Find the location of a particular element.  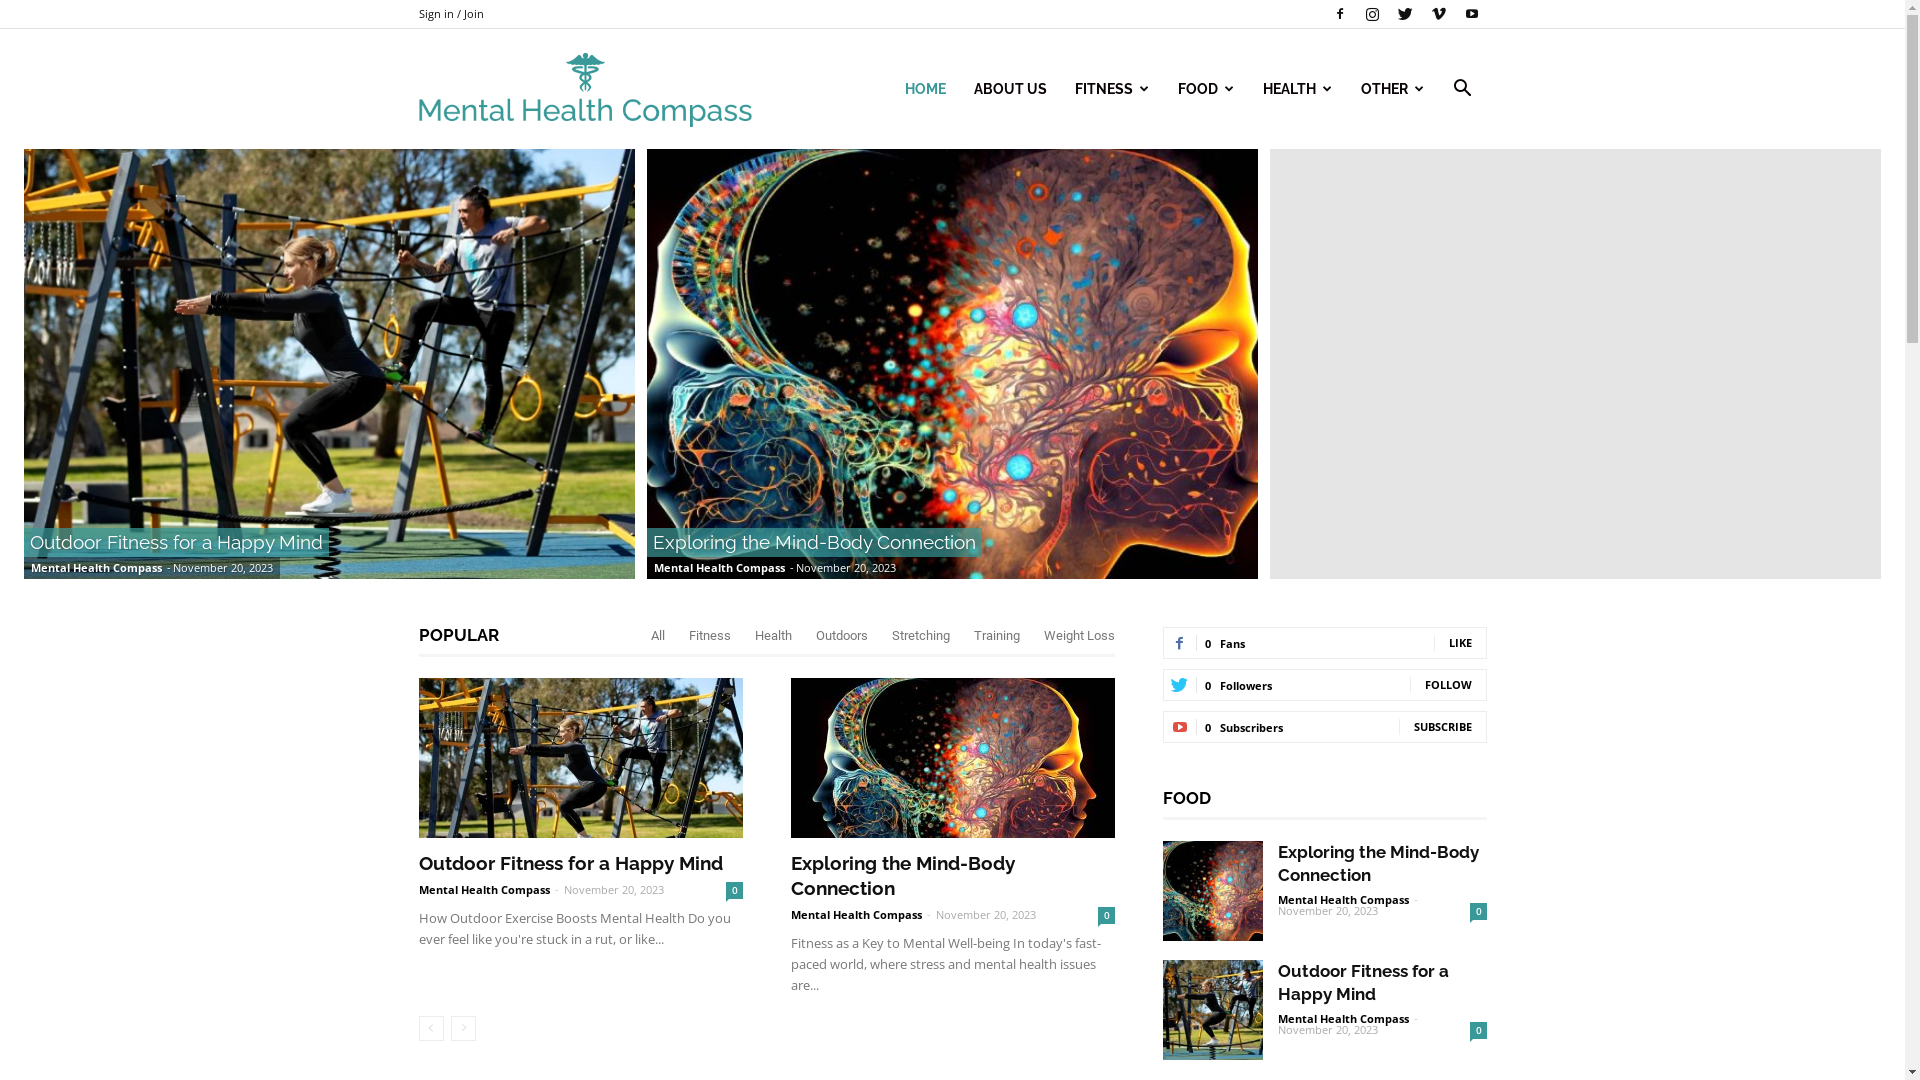

'Youtube' is located at coordinates (1470, 14).